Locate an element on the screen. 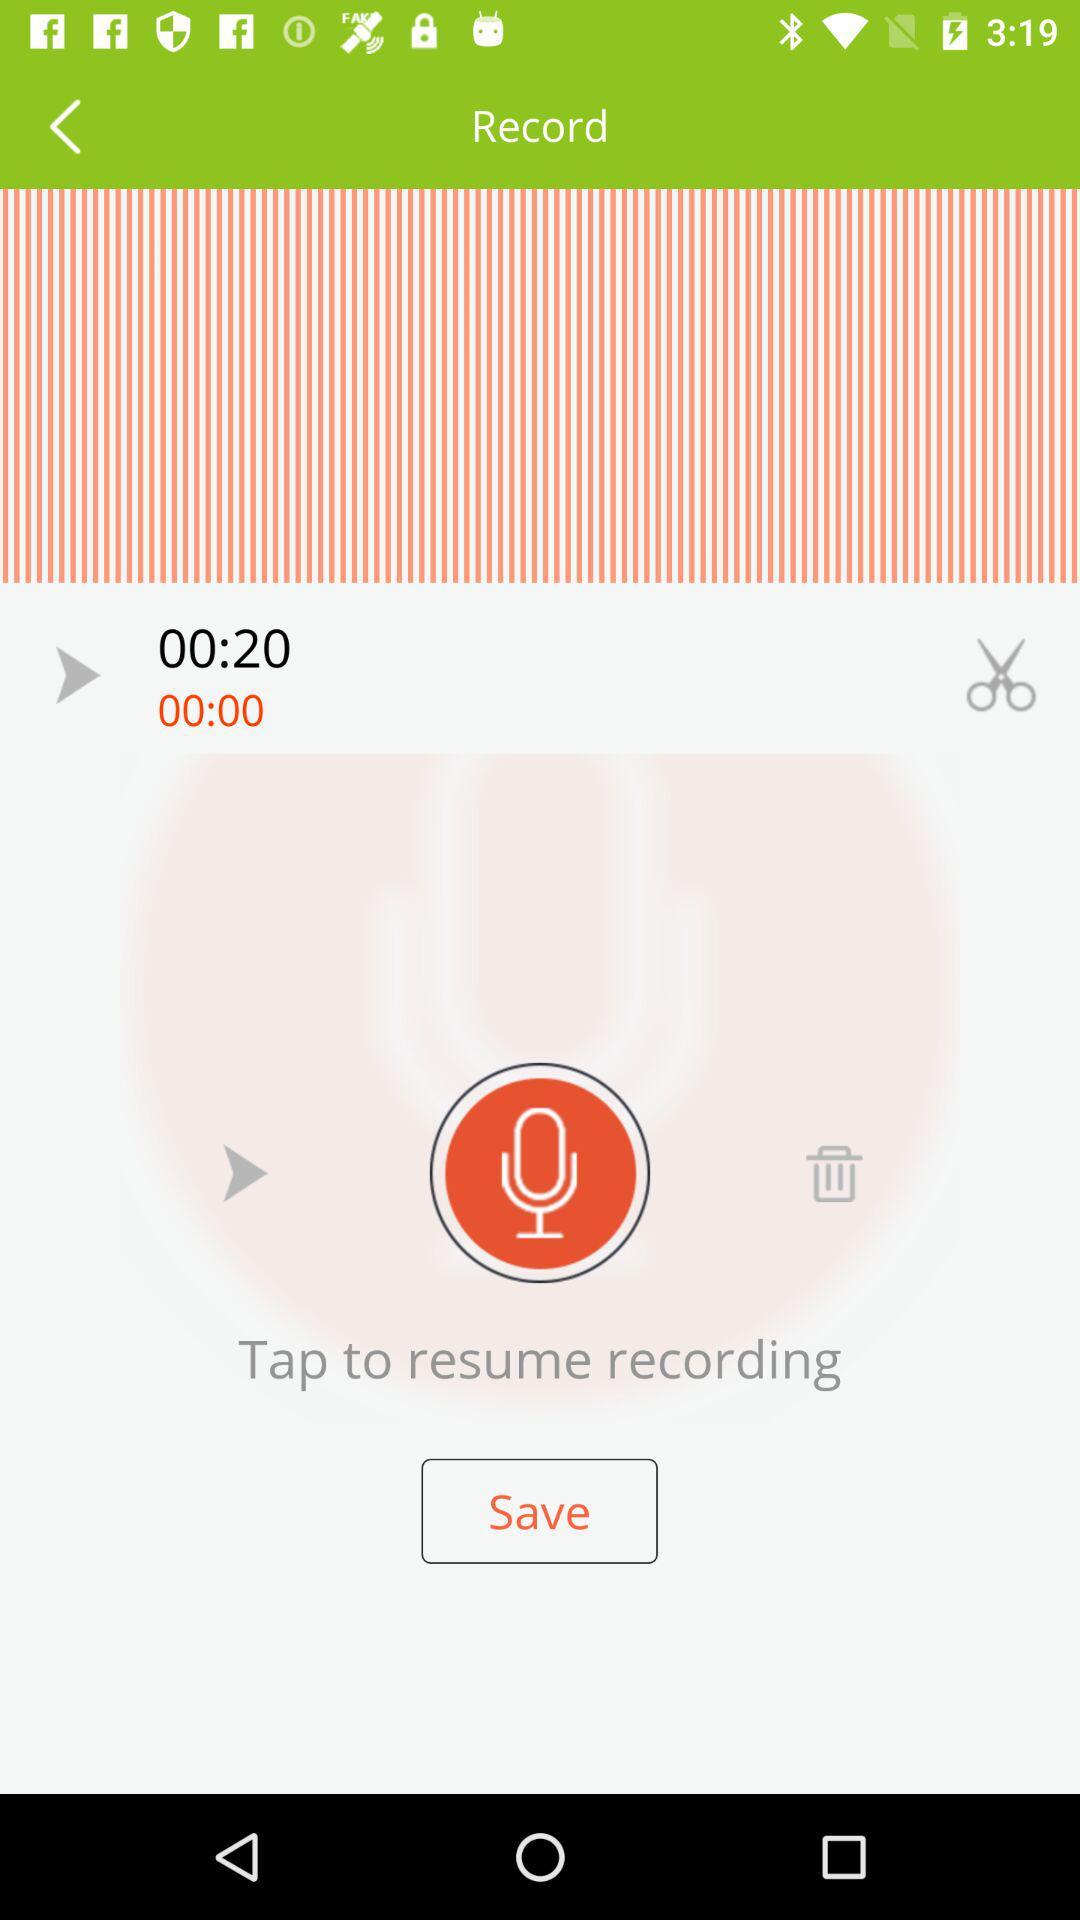 The image size is (1080, 1920). the save item is located at coordinates (538, 1511).